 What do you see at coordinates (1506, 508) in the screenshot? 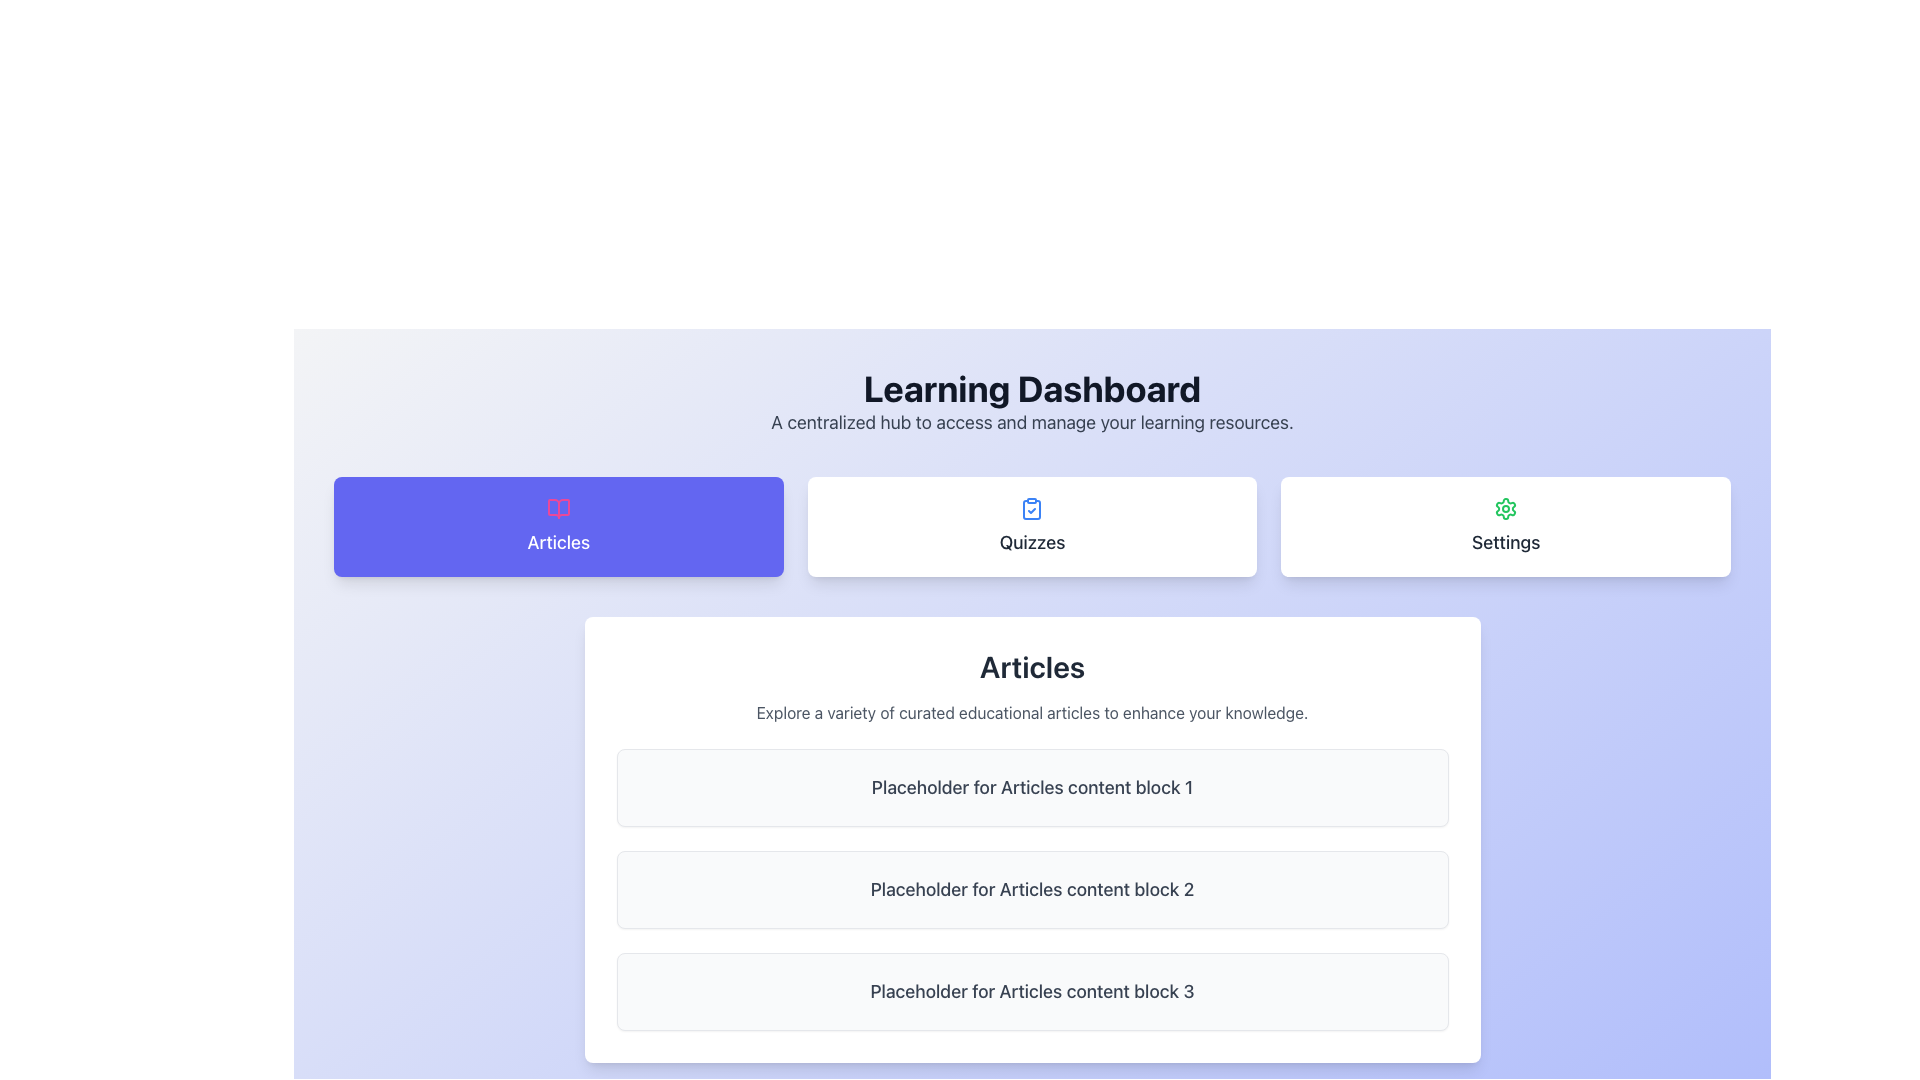
I see `the settings icon (gear/settings symbol) located in the top-right corner of the primary navigation bar, which indicates configuration options` at bounding box center [1506, 508].